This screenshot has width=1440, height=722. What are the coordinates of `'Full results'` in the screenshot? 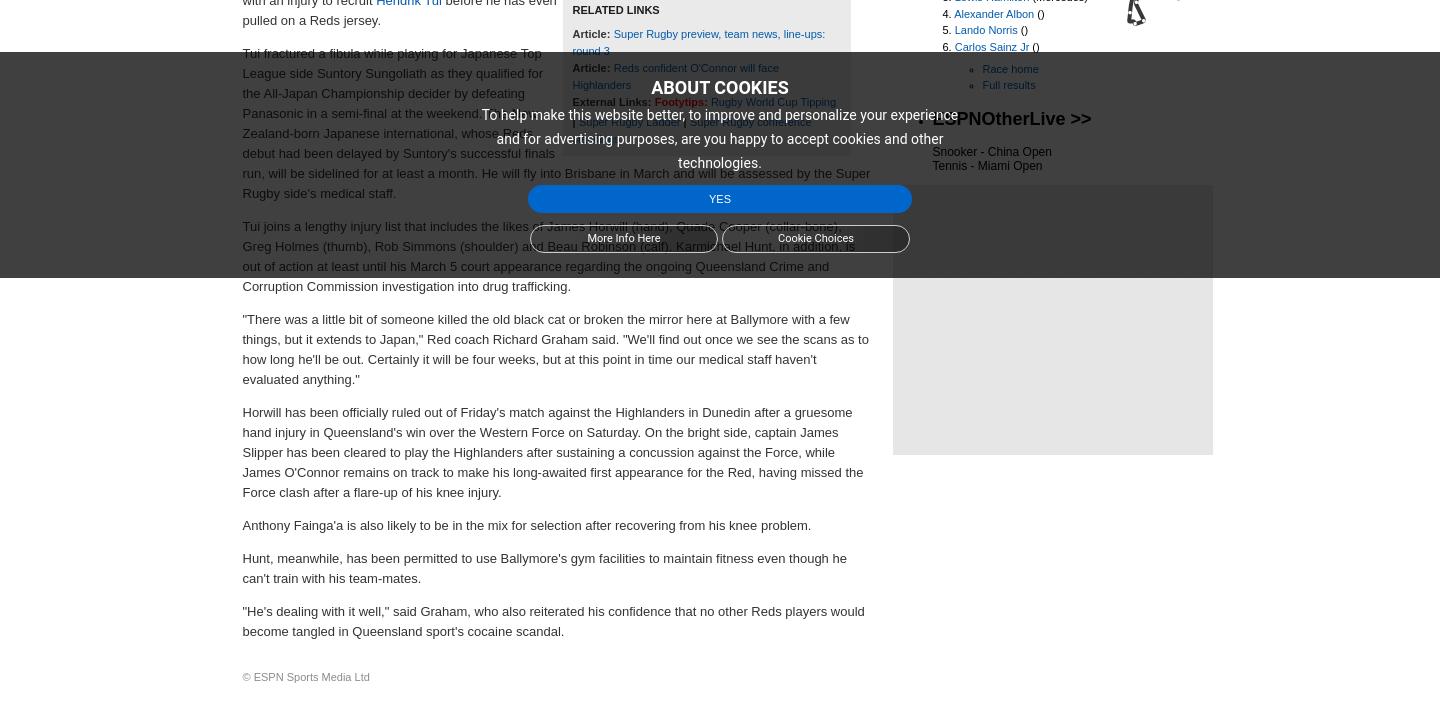 It's located at (1007, 83).